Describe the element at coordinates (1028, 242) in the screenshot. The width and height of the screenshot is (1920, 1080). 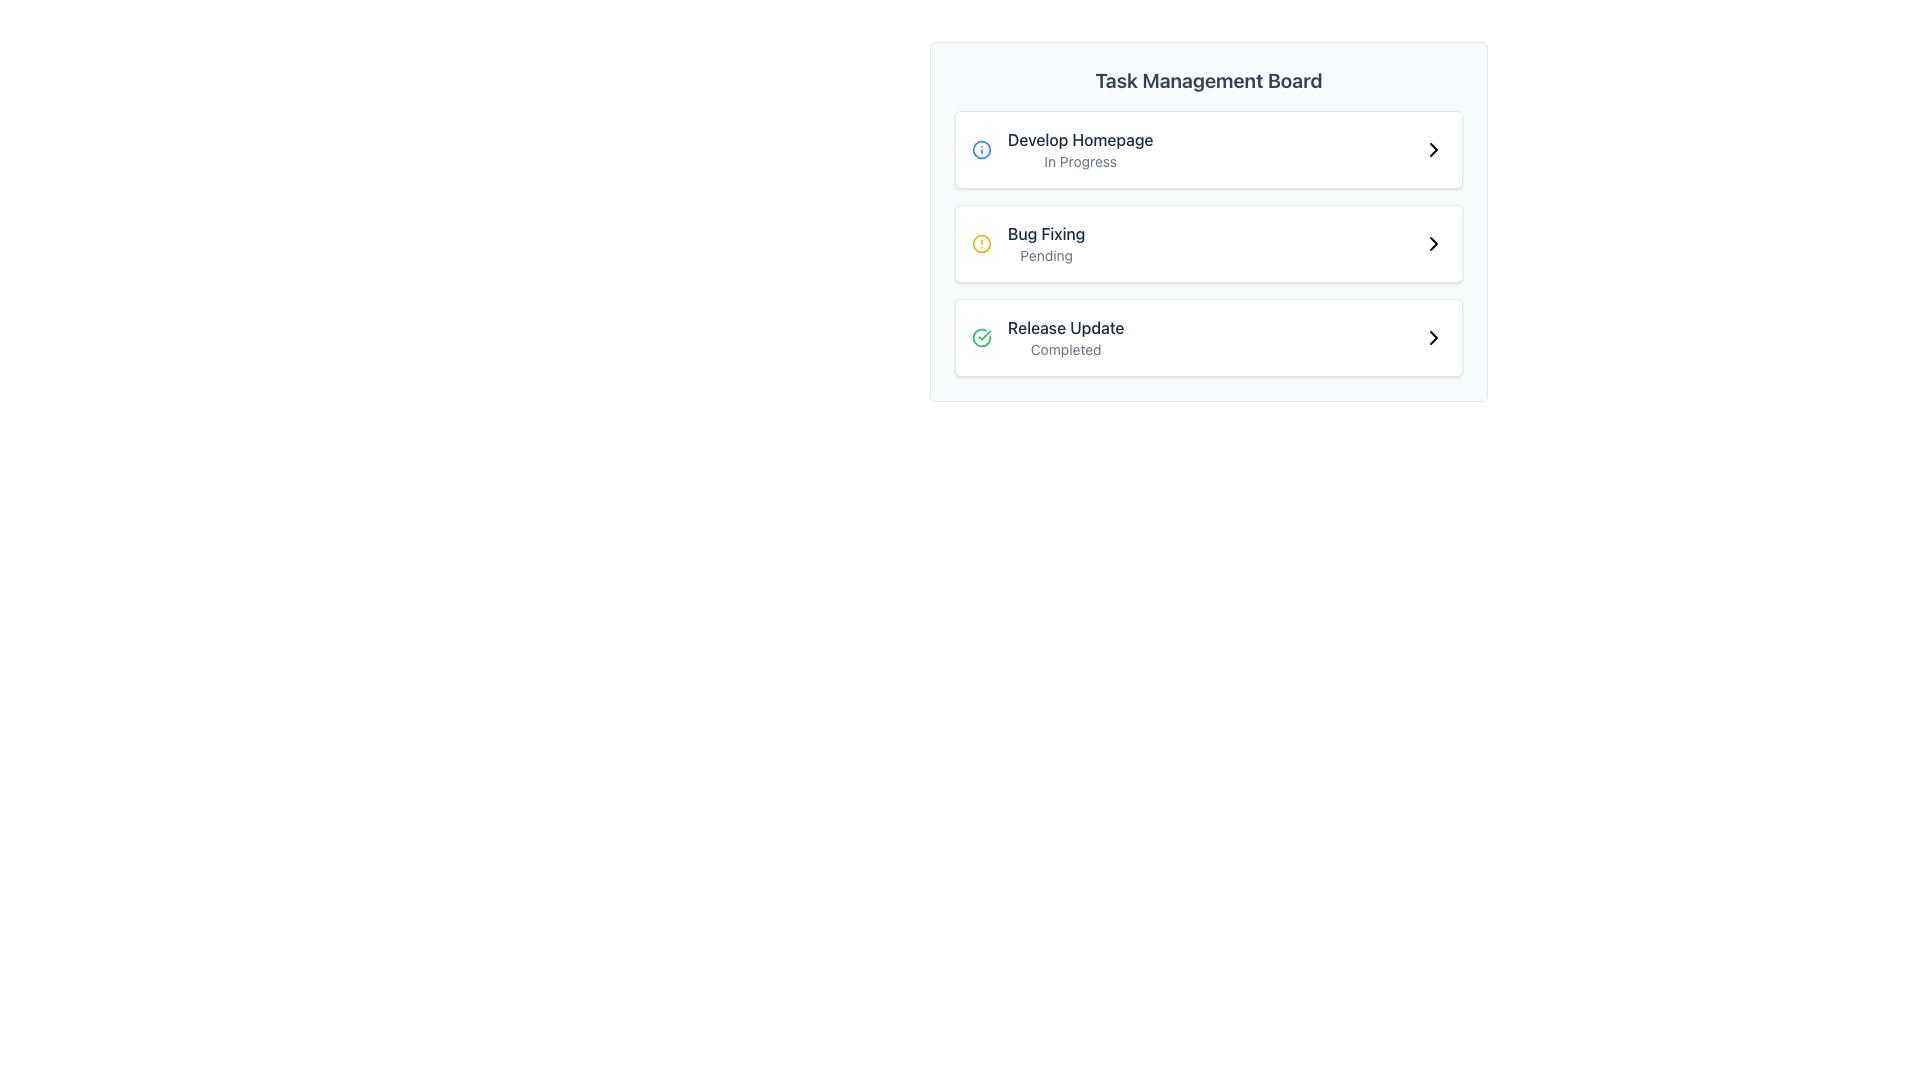
I see `the 'Bug Fixing' task information element, which is the second item in the middle row of the task management board, displaying a status of 'Pending'` at that location.